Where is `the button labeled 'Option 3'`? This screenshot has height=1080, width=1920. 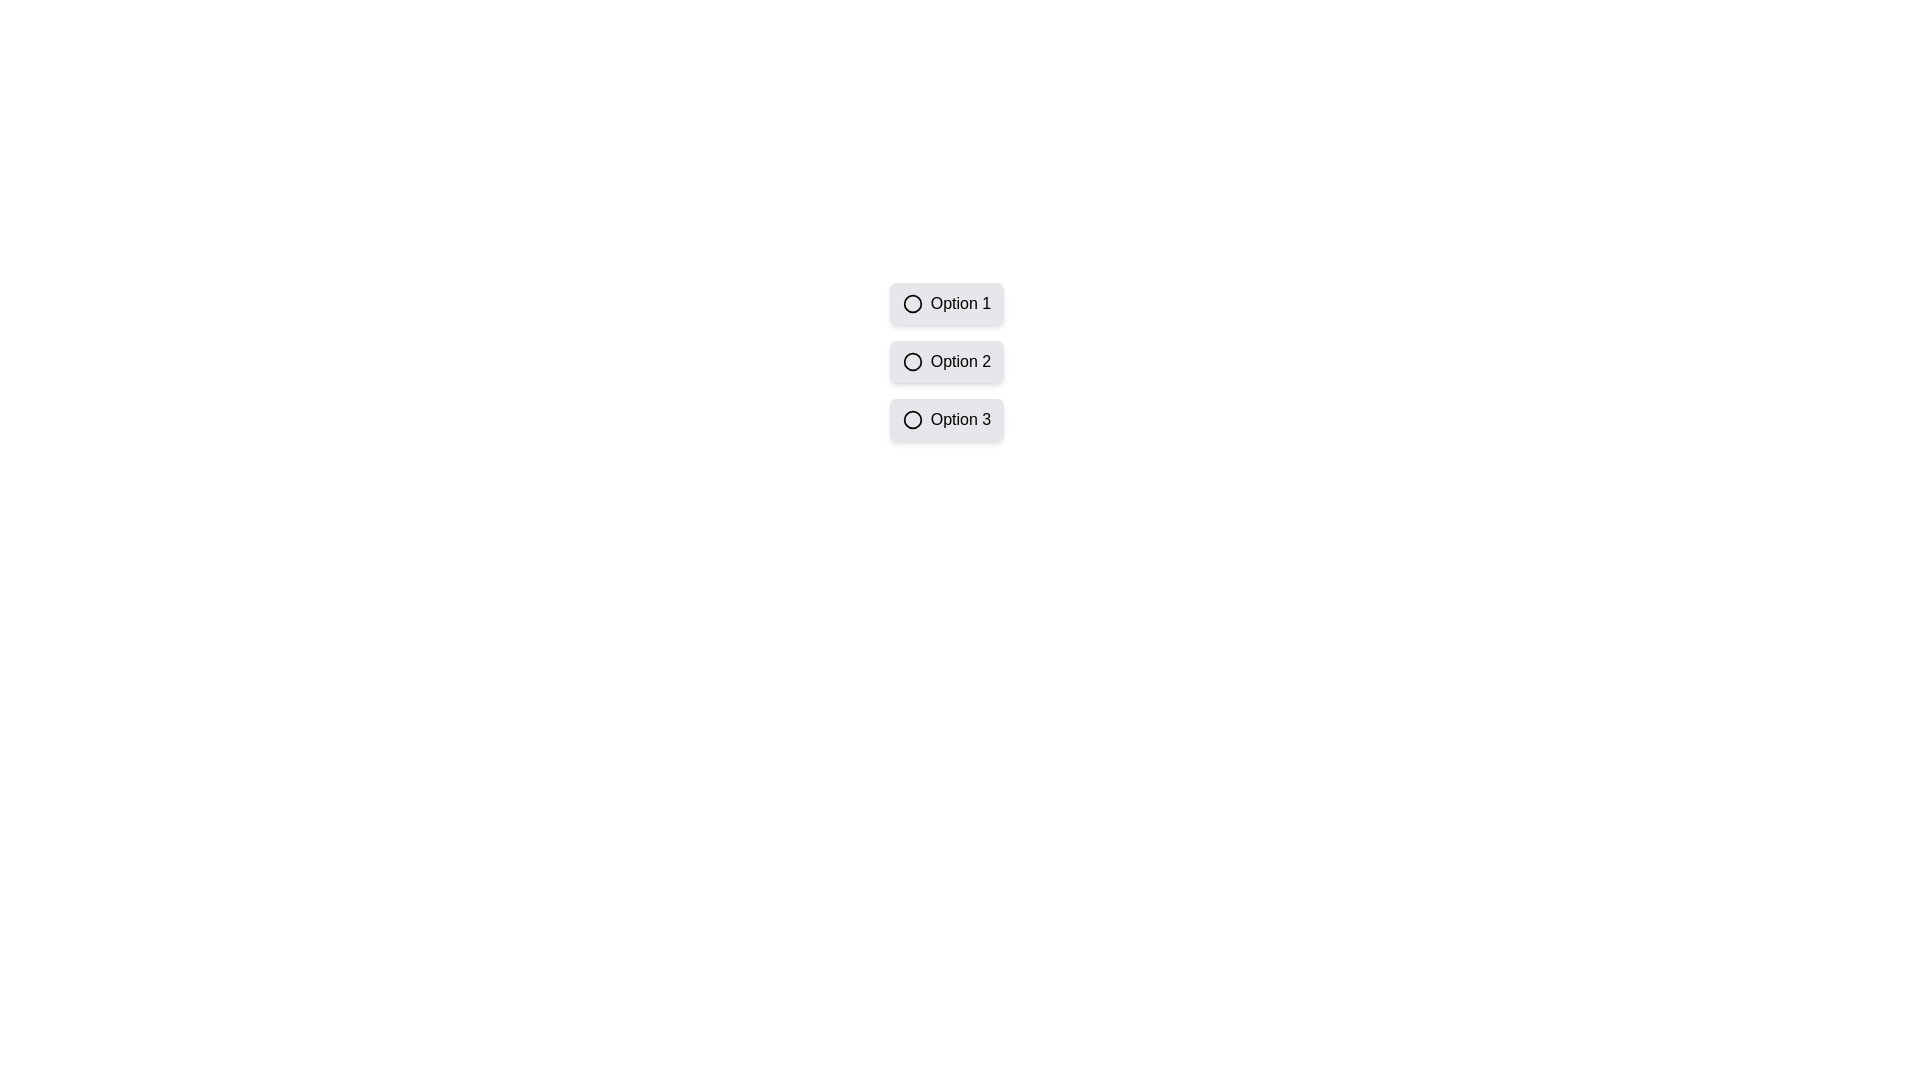
the button labeled 'Option 3' is located at coordinates (945, 419).